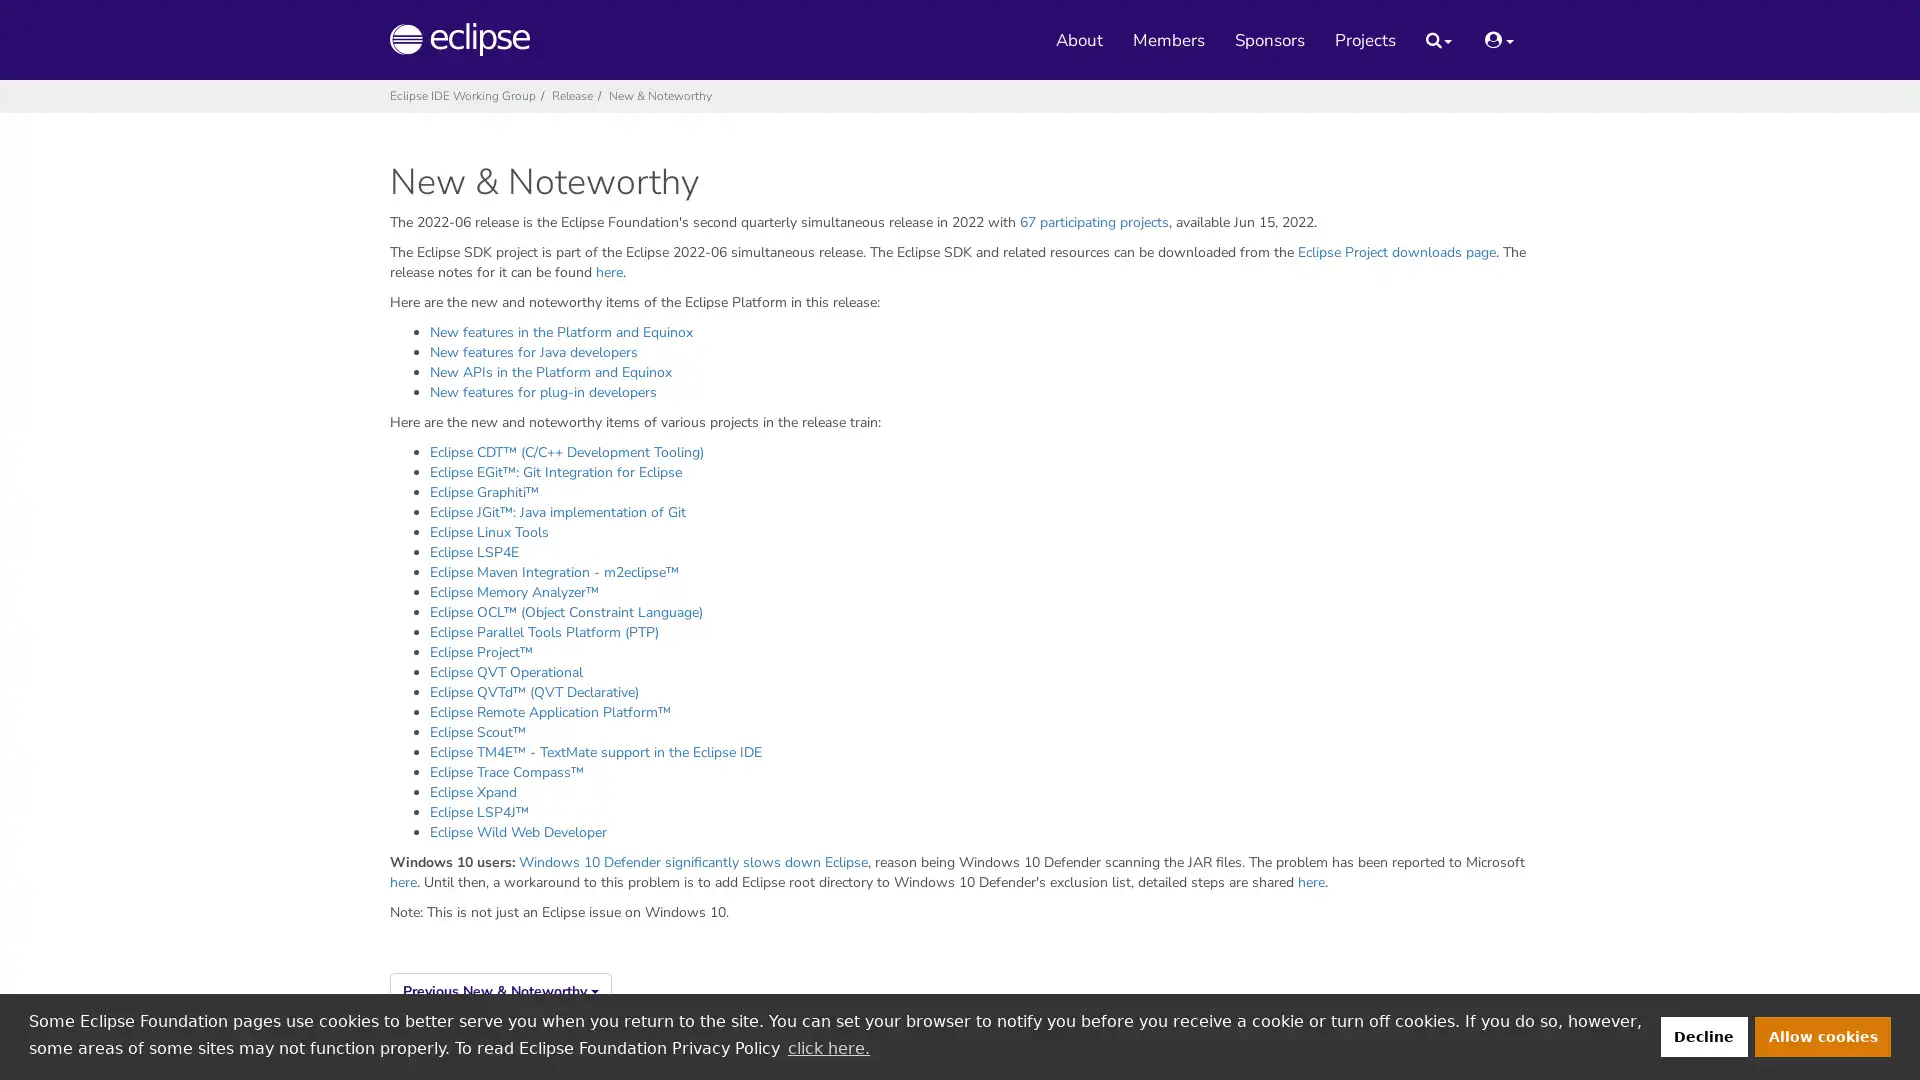 This screenshot has height=1080, width=1920. I want to click on learn more about cookies, so click(828, 1047).